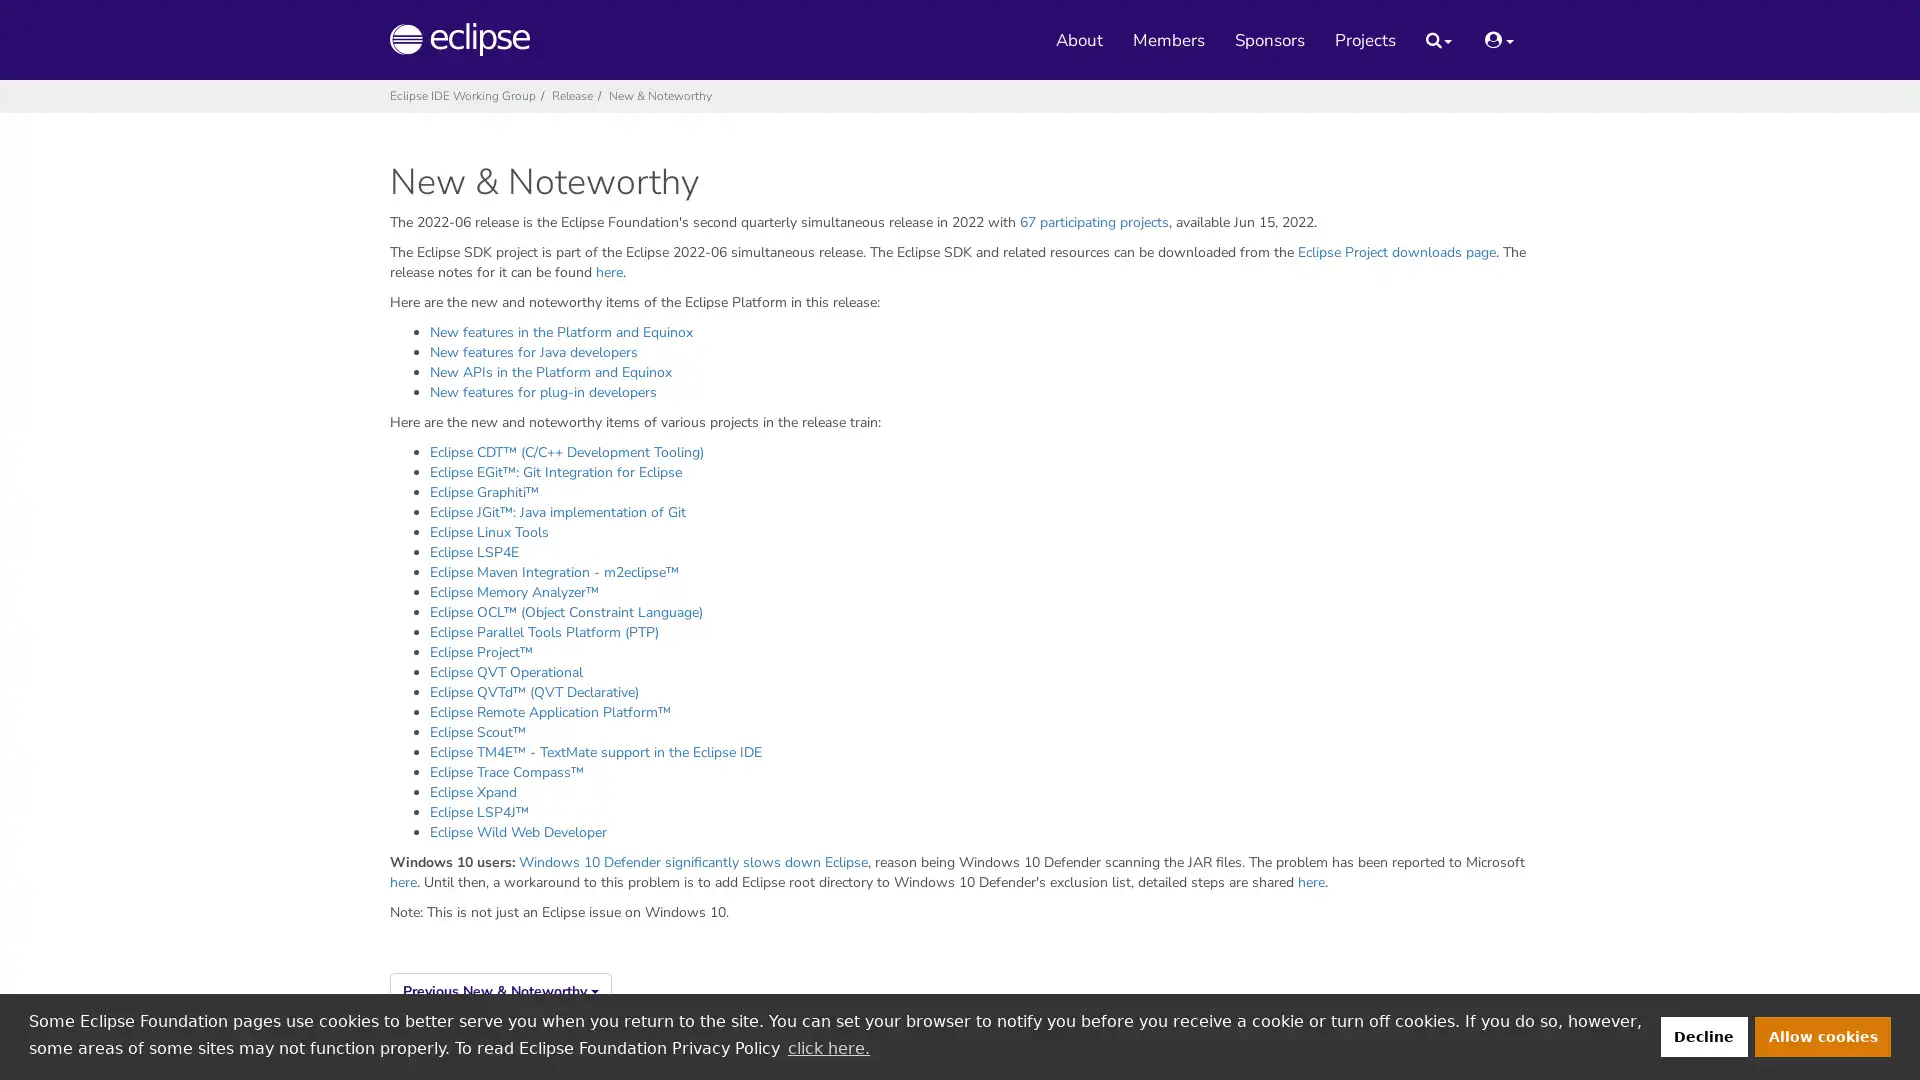 This screenshot has height=1080, width=1920. I want to click on learn more about cookies, so click(828, 1047).